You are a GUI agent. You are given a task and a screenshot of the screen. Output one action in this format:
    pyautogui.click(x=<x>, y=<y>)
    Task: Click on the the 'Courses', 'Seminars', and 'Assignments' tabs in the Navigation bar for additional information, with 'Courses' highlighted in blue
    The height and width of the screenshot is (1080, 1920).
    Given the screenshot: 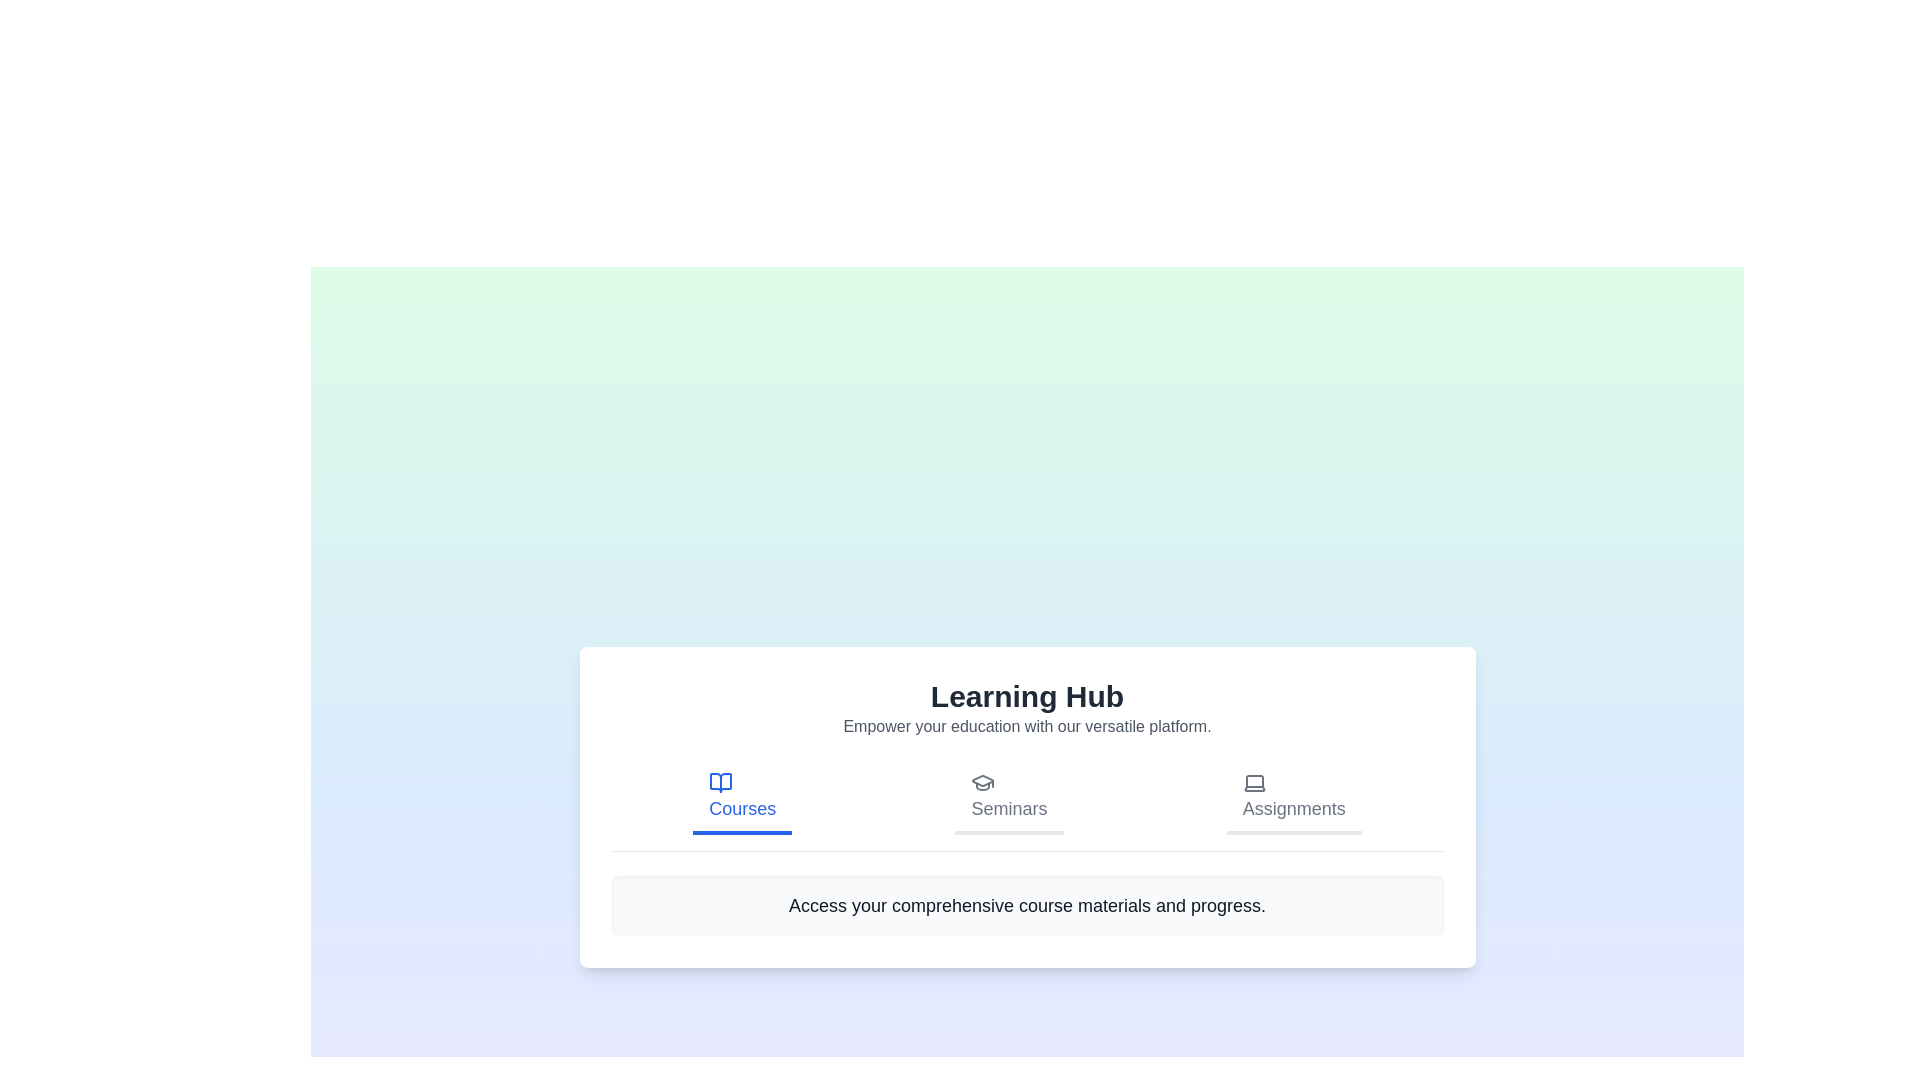 What is the action you would take?
    pyautogui.click(x=1027, y=805)
    